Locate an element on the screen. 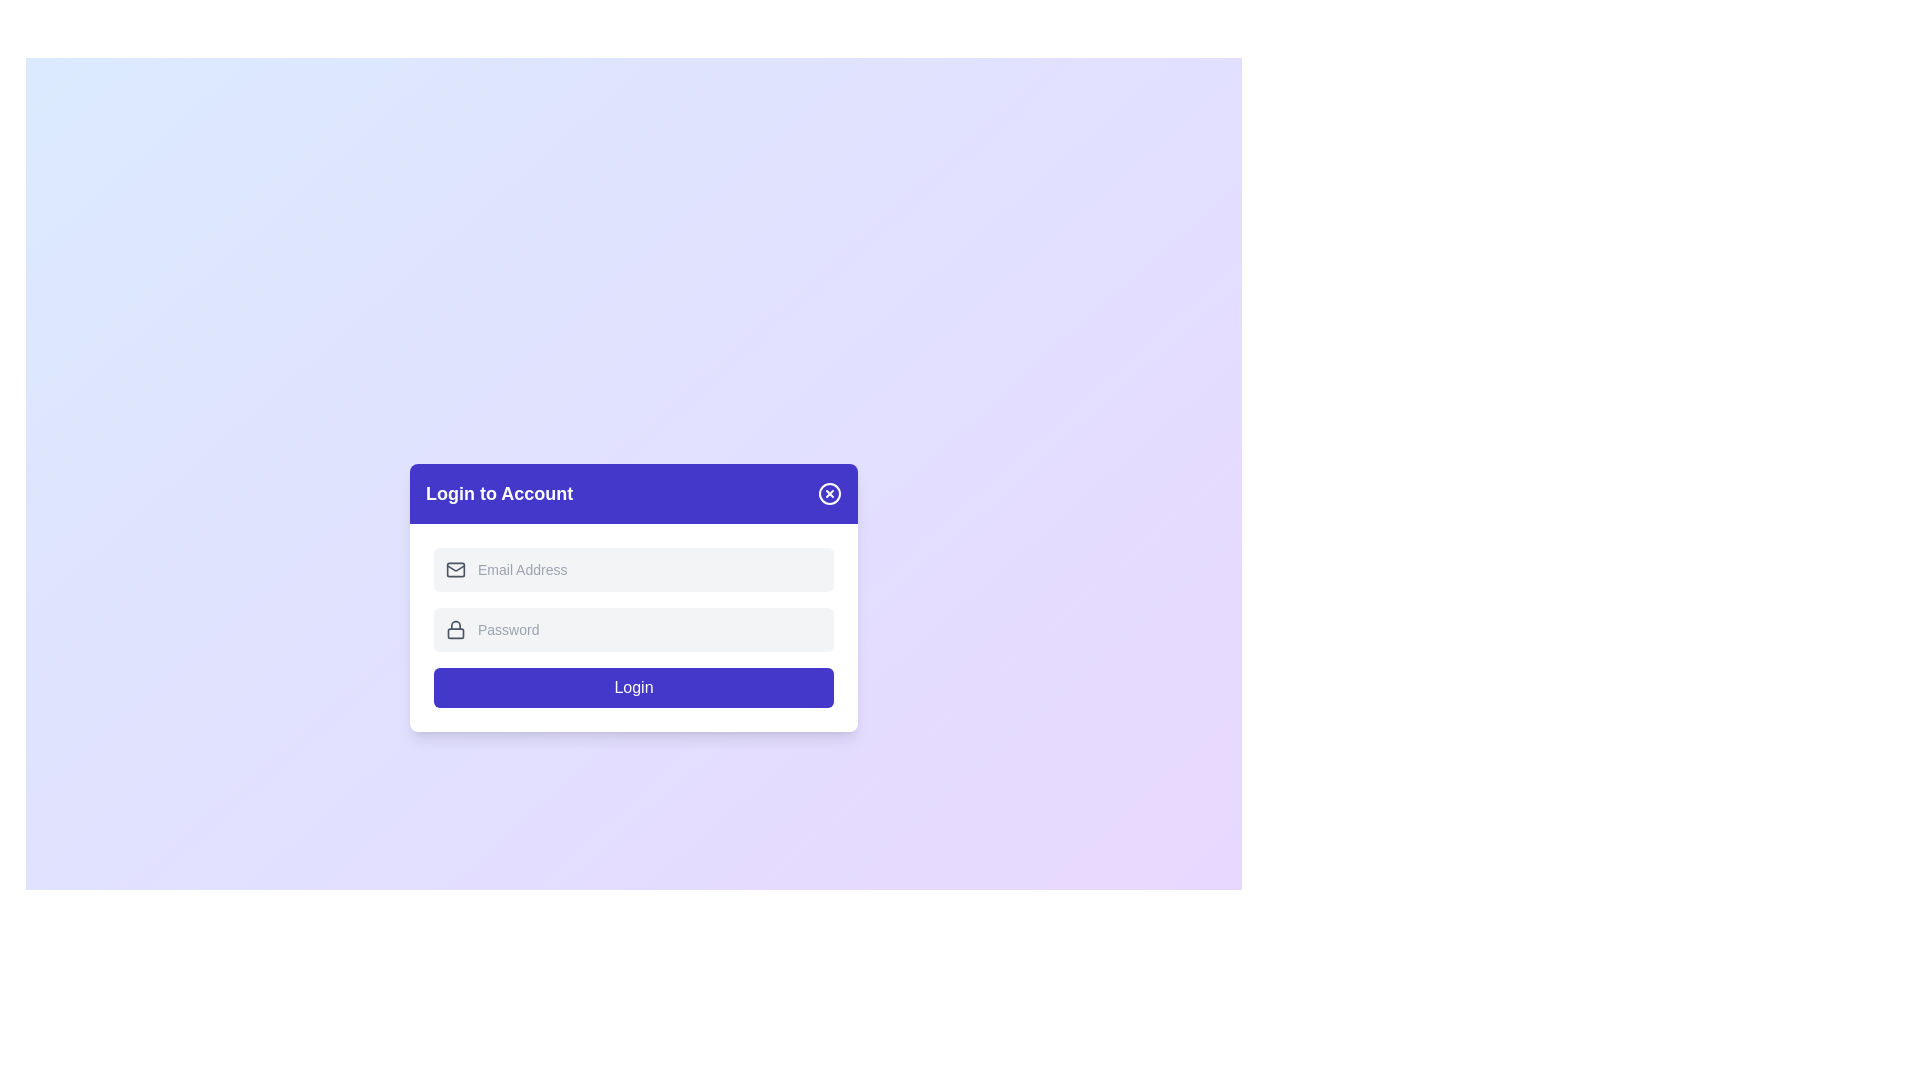  the email input field to focus on it is located at coordinates (649, 570).